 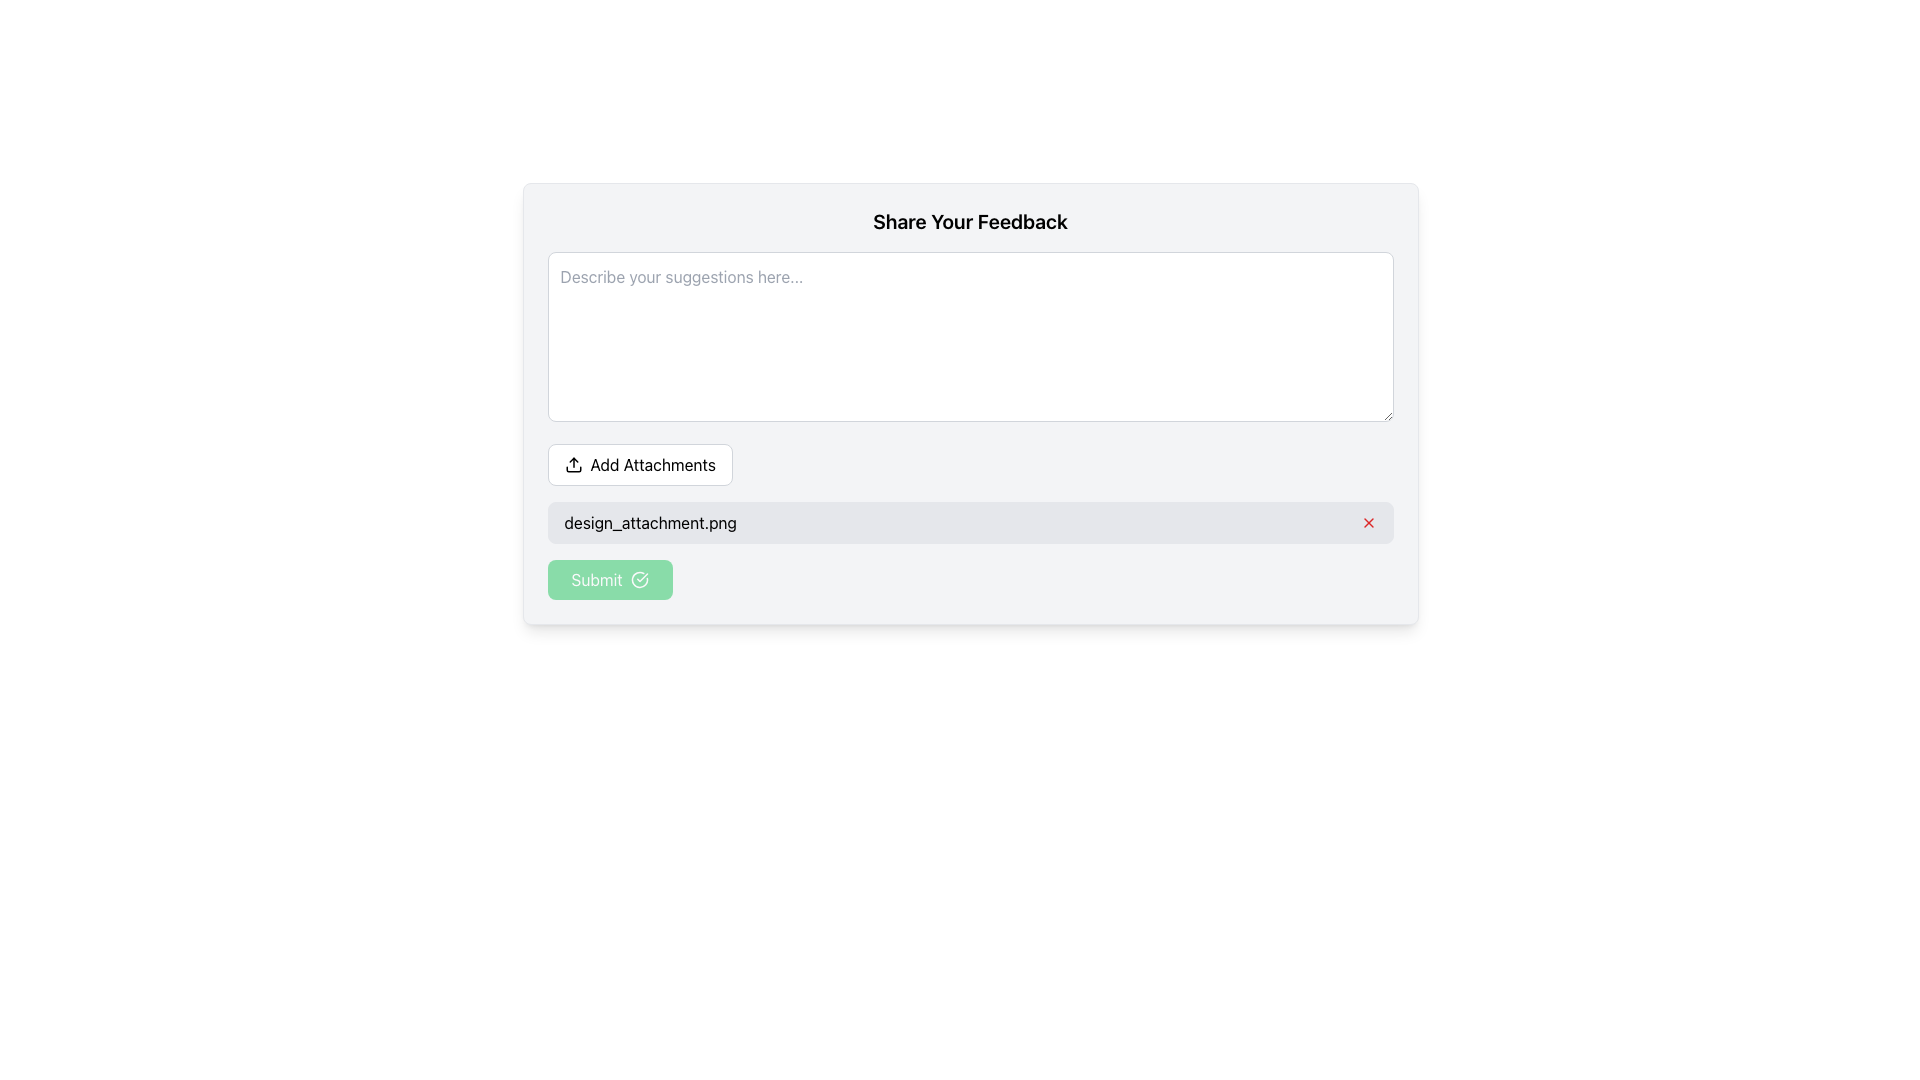 What do you see at coordinates (638, 579) in the screenshot?
I see `the success indicator icon located to the right of the 'Submit' button, which signifies a confirmed action` at bounding box center [638, 579].